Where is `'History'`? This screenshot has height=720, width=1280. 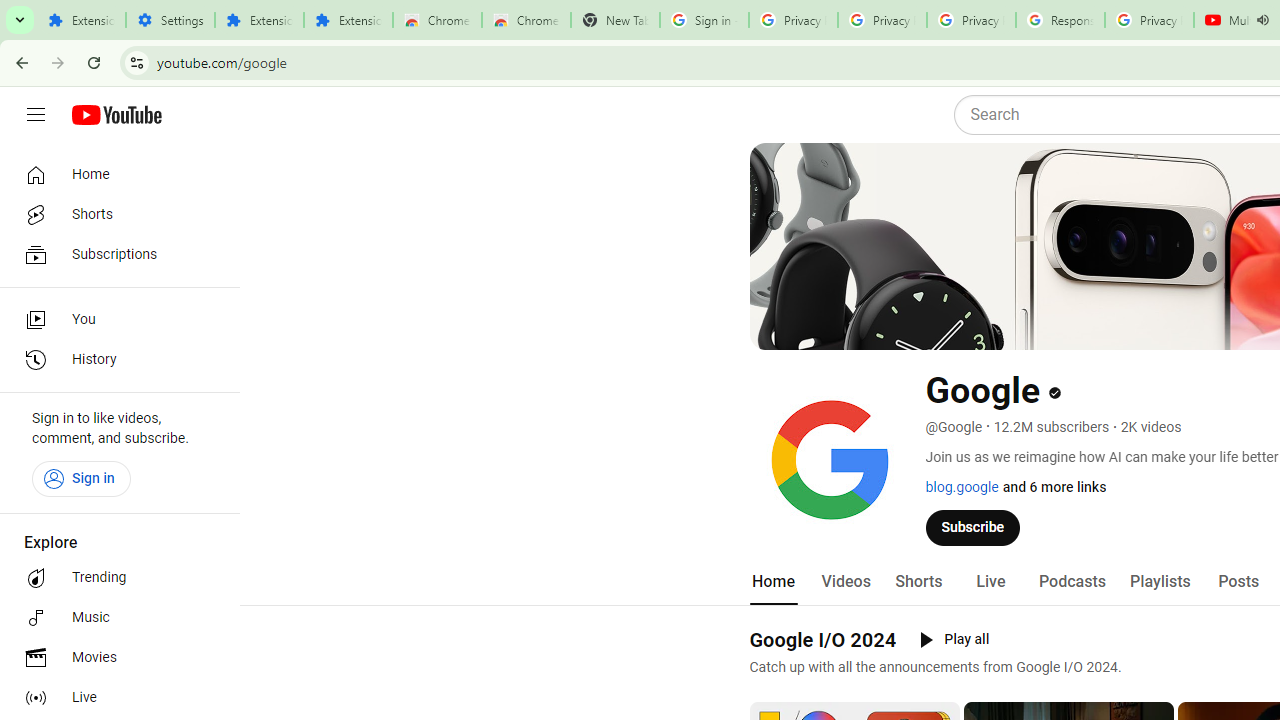 'History' is located at coordinates (112, 360).